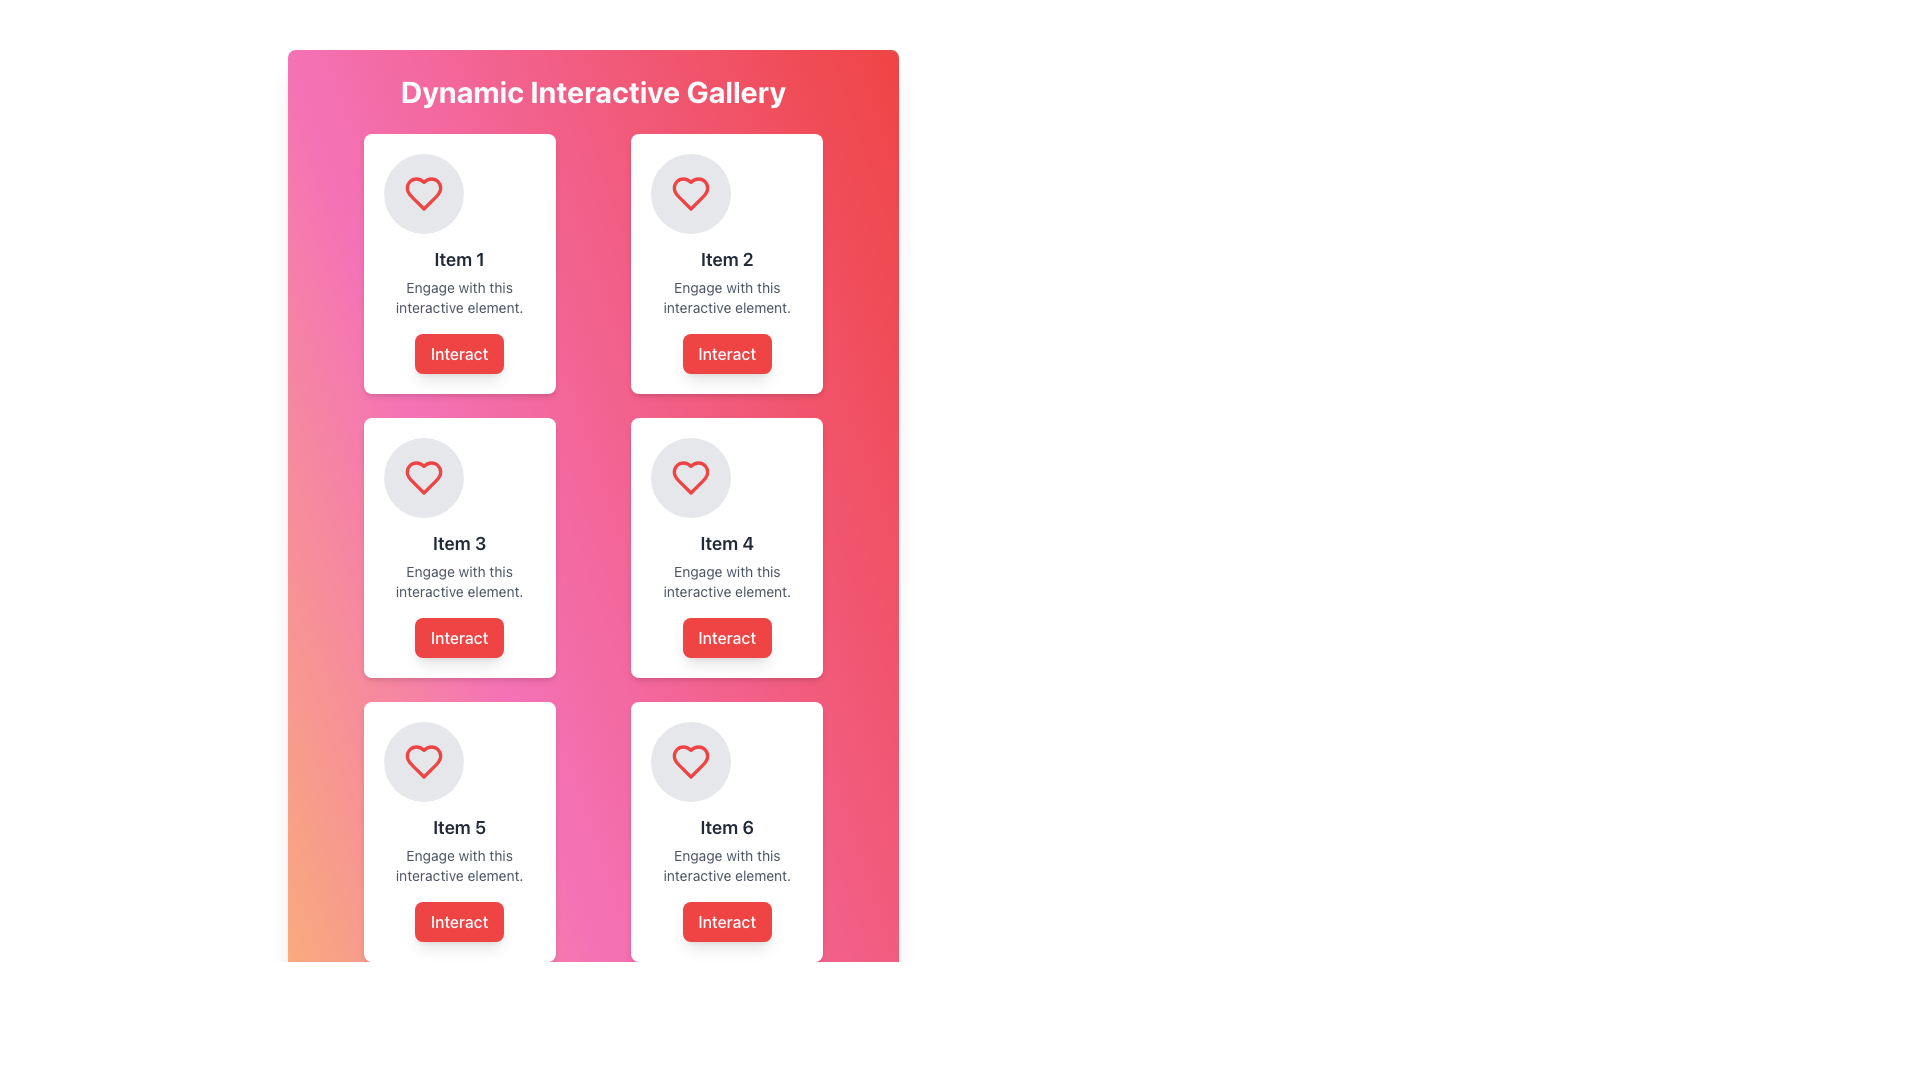  Describe the element at coordinates (422, 478) in the screenshot. I see `the decorative heart icon located at the top section of the 'Item 3' card, which visually represents a thematic element without interactive functionality` at that location.